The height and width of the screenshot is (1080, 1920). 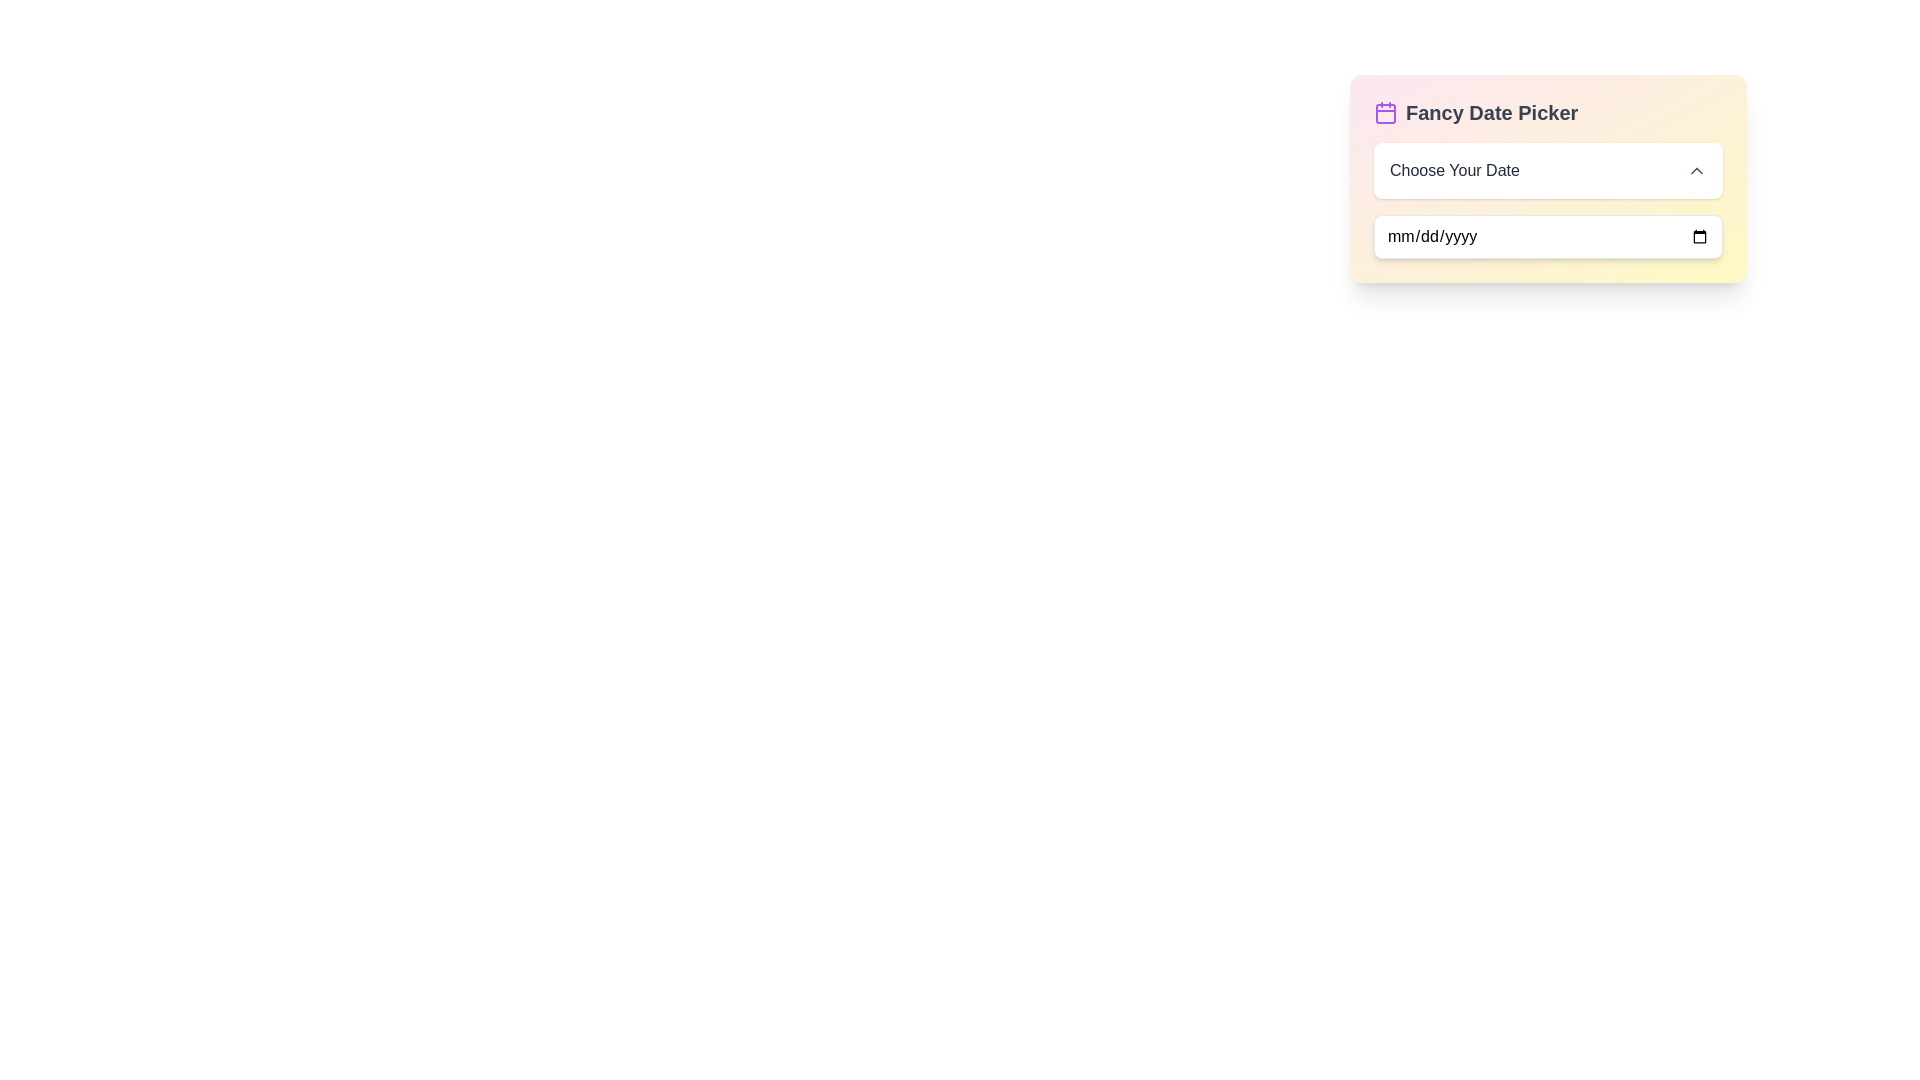 What do you see at coordinates (1385, 112) in the screenshot?
I see `the purple outlined calendar icon located adjacent to the 'Fancy Date Picker' text` at bounding box center [1385, 112].